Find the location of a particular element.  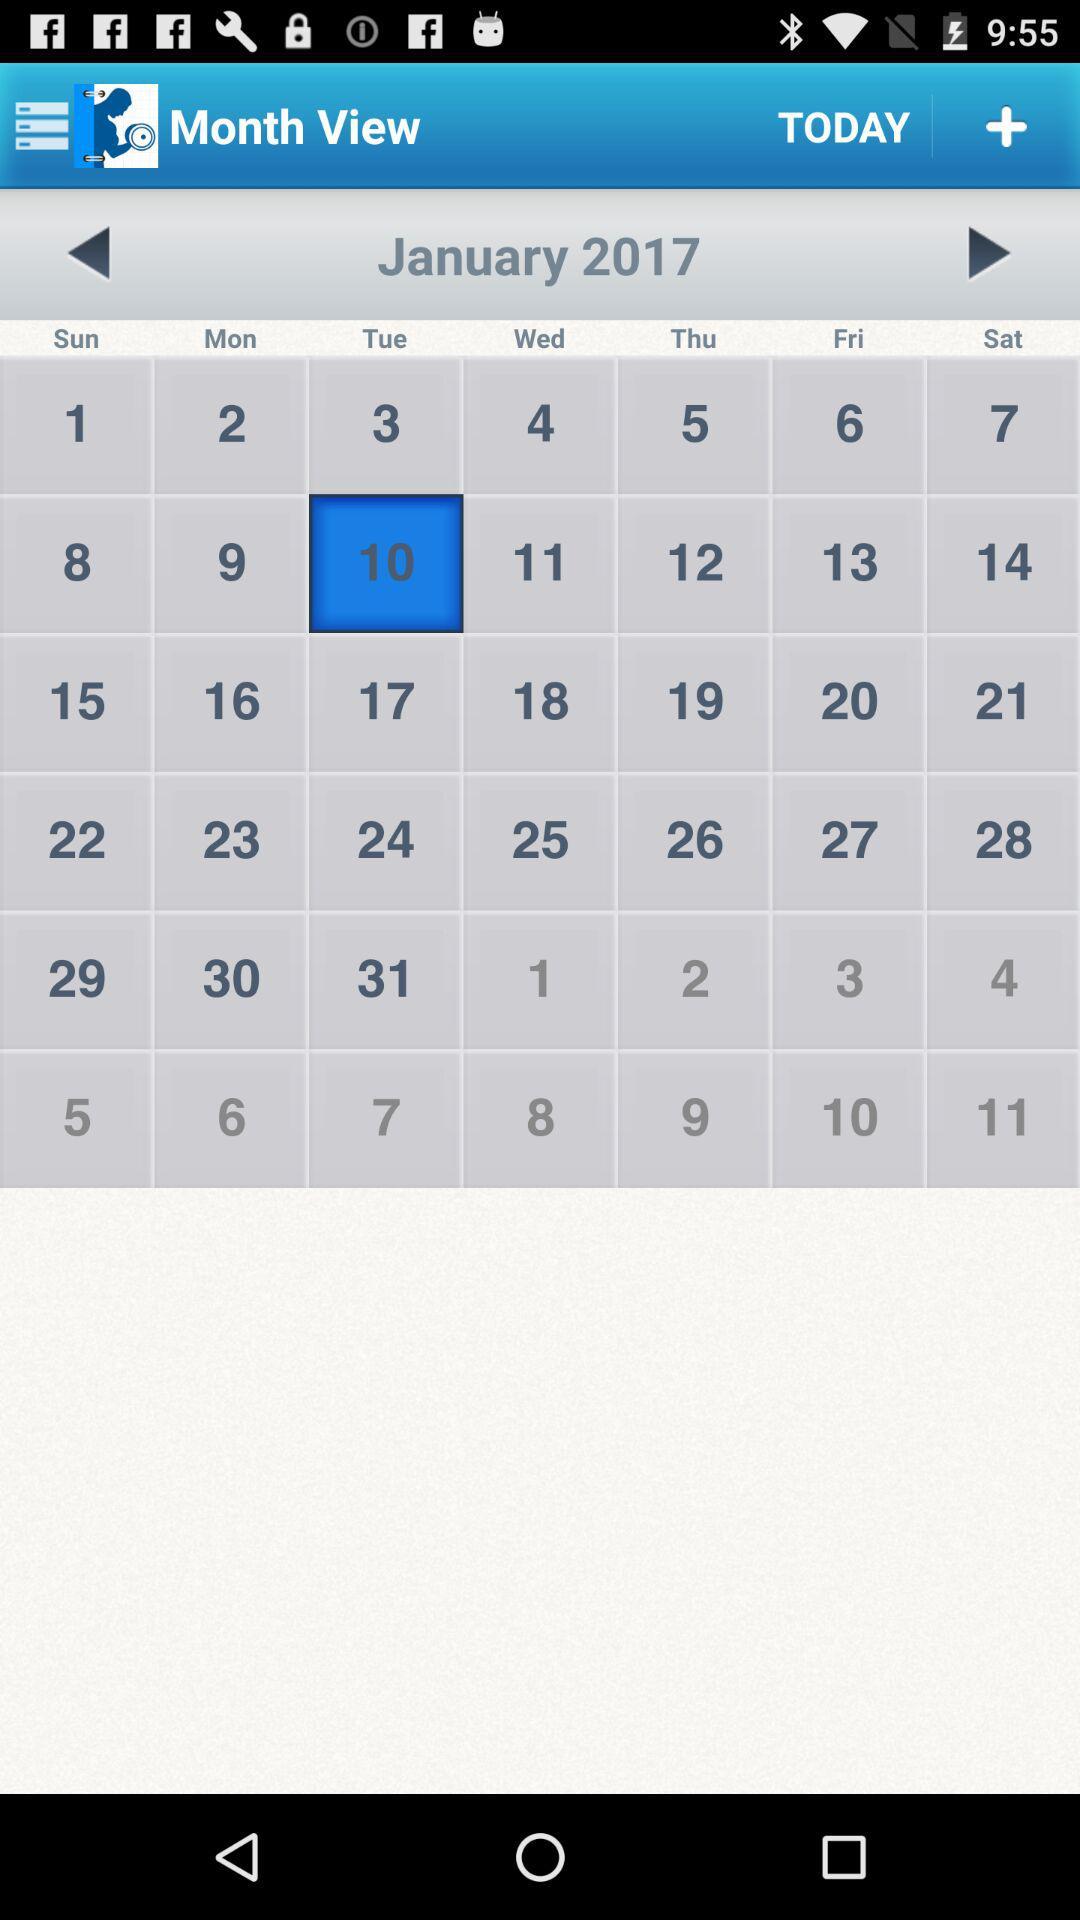

the arrow_backward icon is located at coordinates (88, 271).